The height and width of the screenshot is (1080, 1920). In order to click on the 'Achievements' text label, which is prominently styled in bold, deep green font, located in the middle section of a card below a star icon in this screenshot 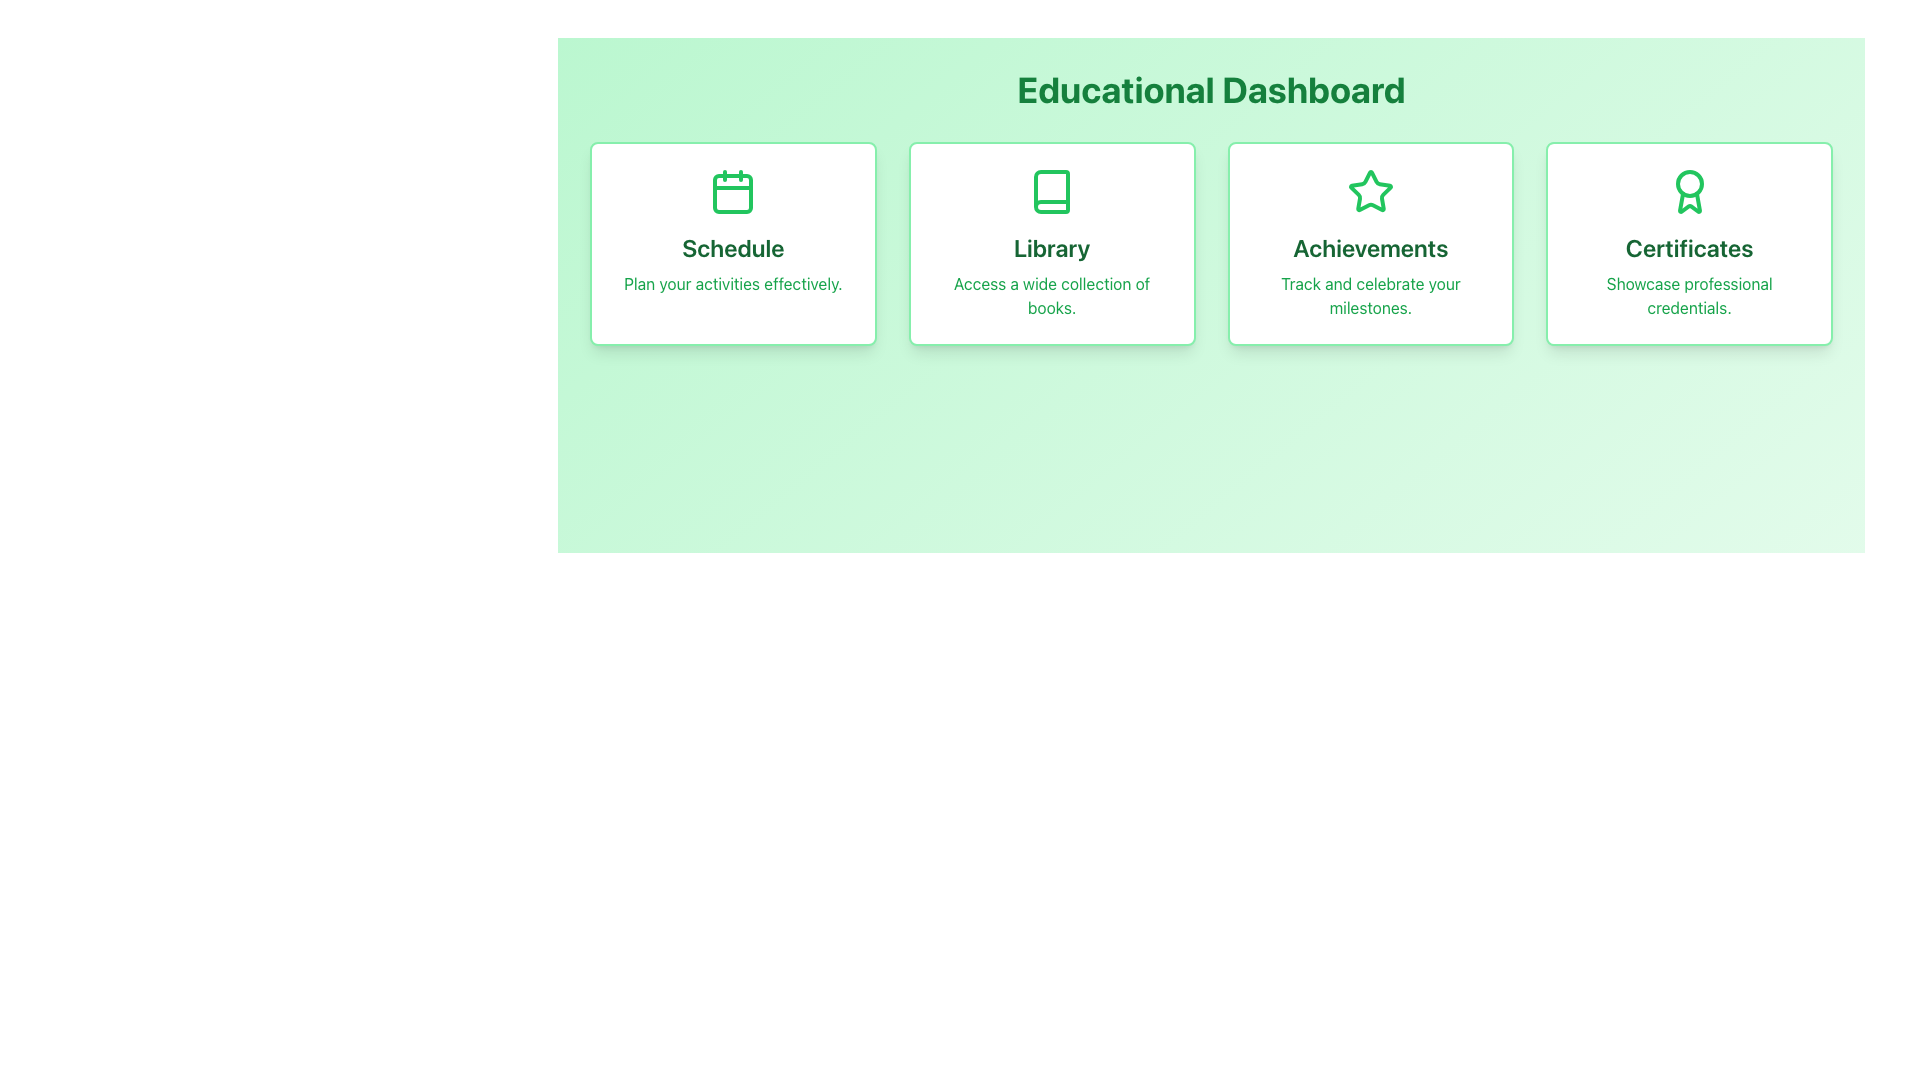, I will do `click(1369, 246)`.